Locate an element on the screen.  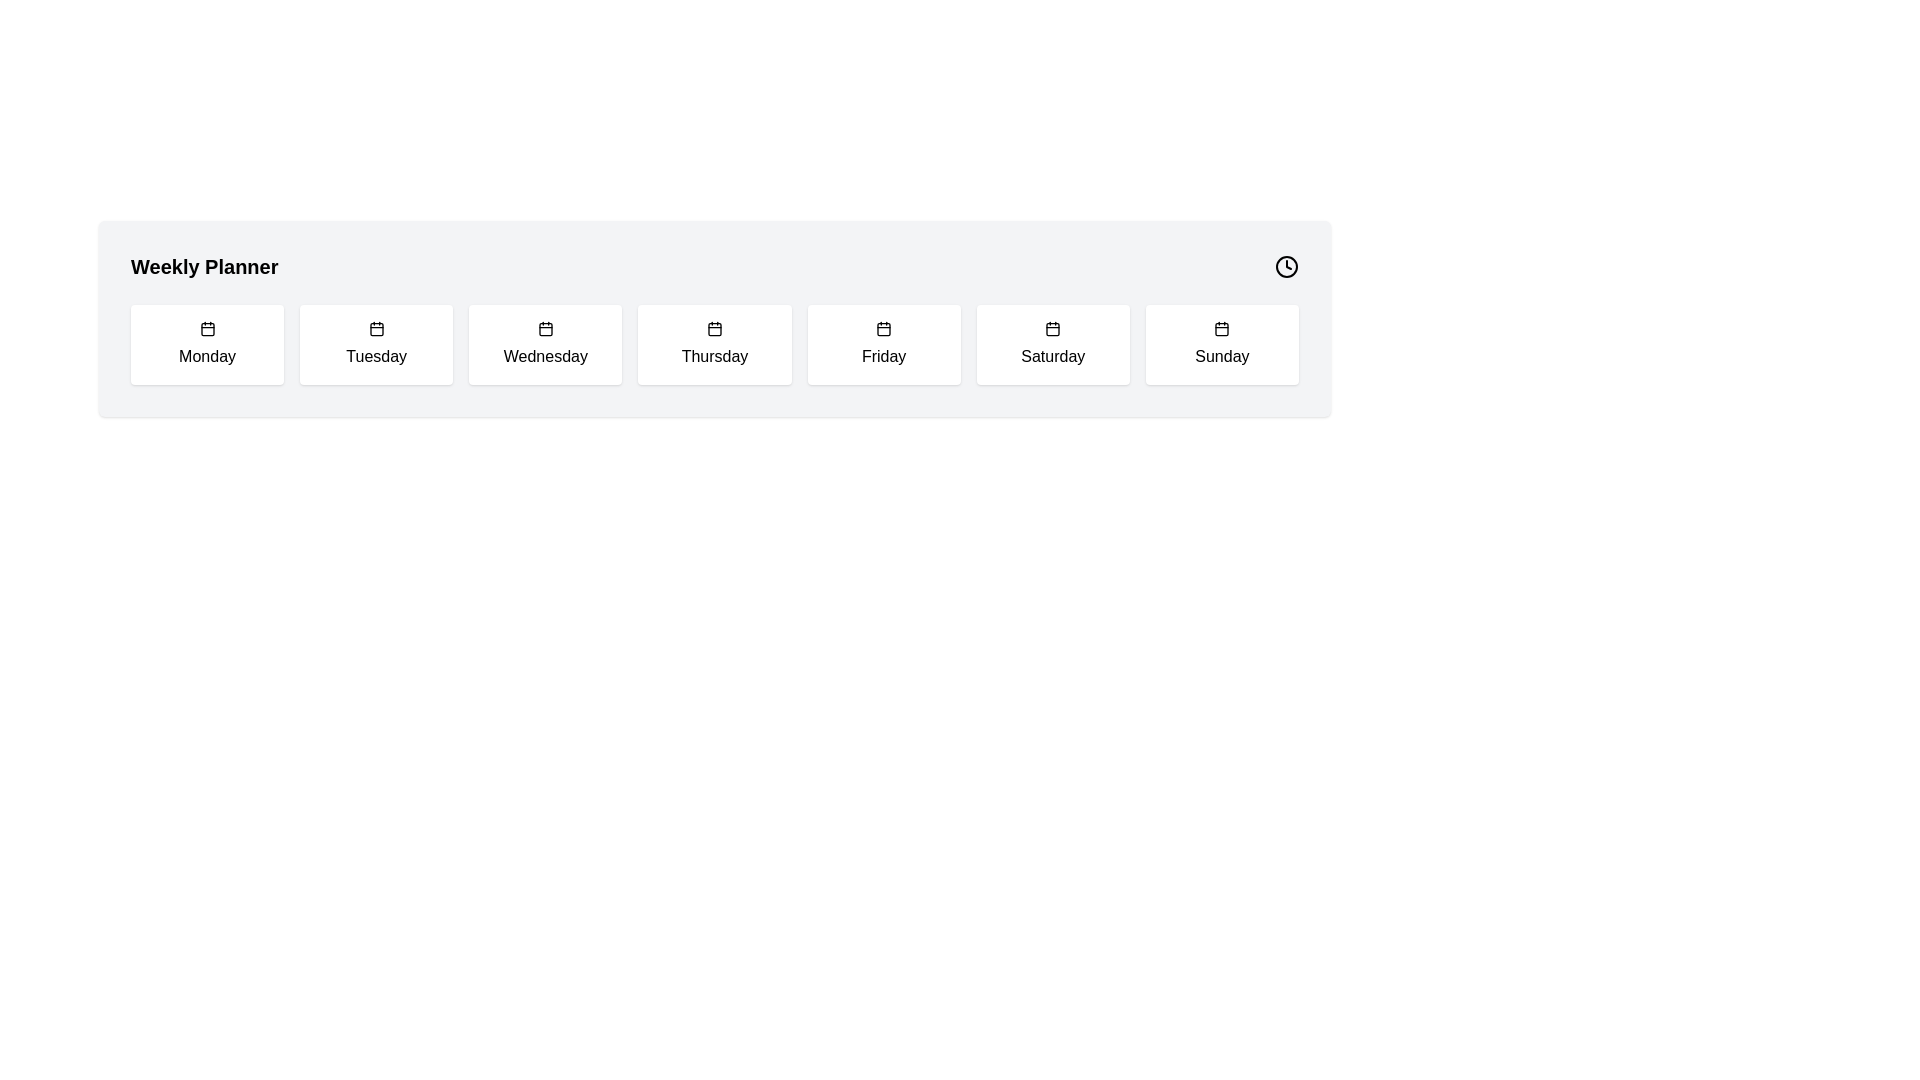
the small round clock icon with hour and minute hands located in the top-right corner next to the title text 'Weekly Planner' is located at coordinates (1286, 265).